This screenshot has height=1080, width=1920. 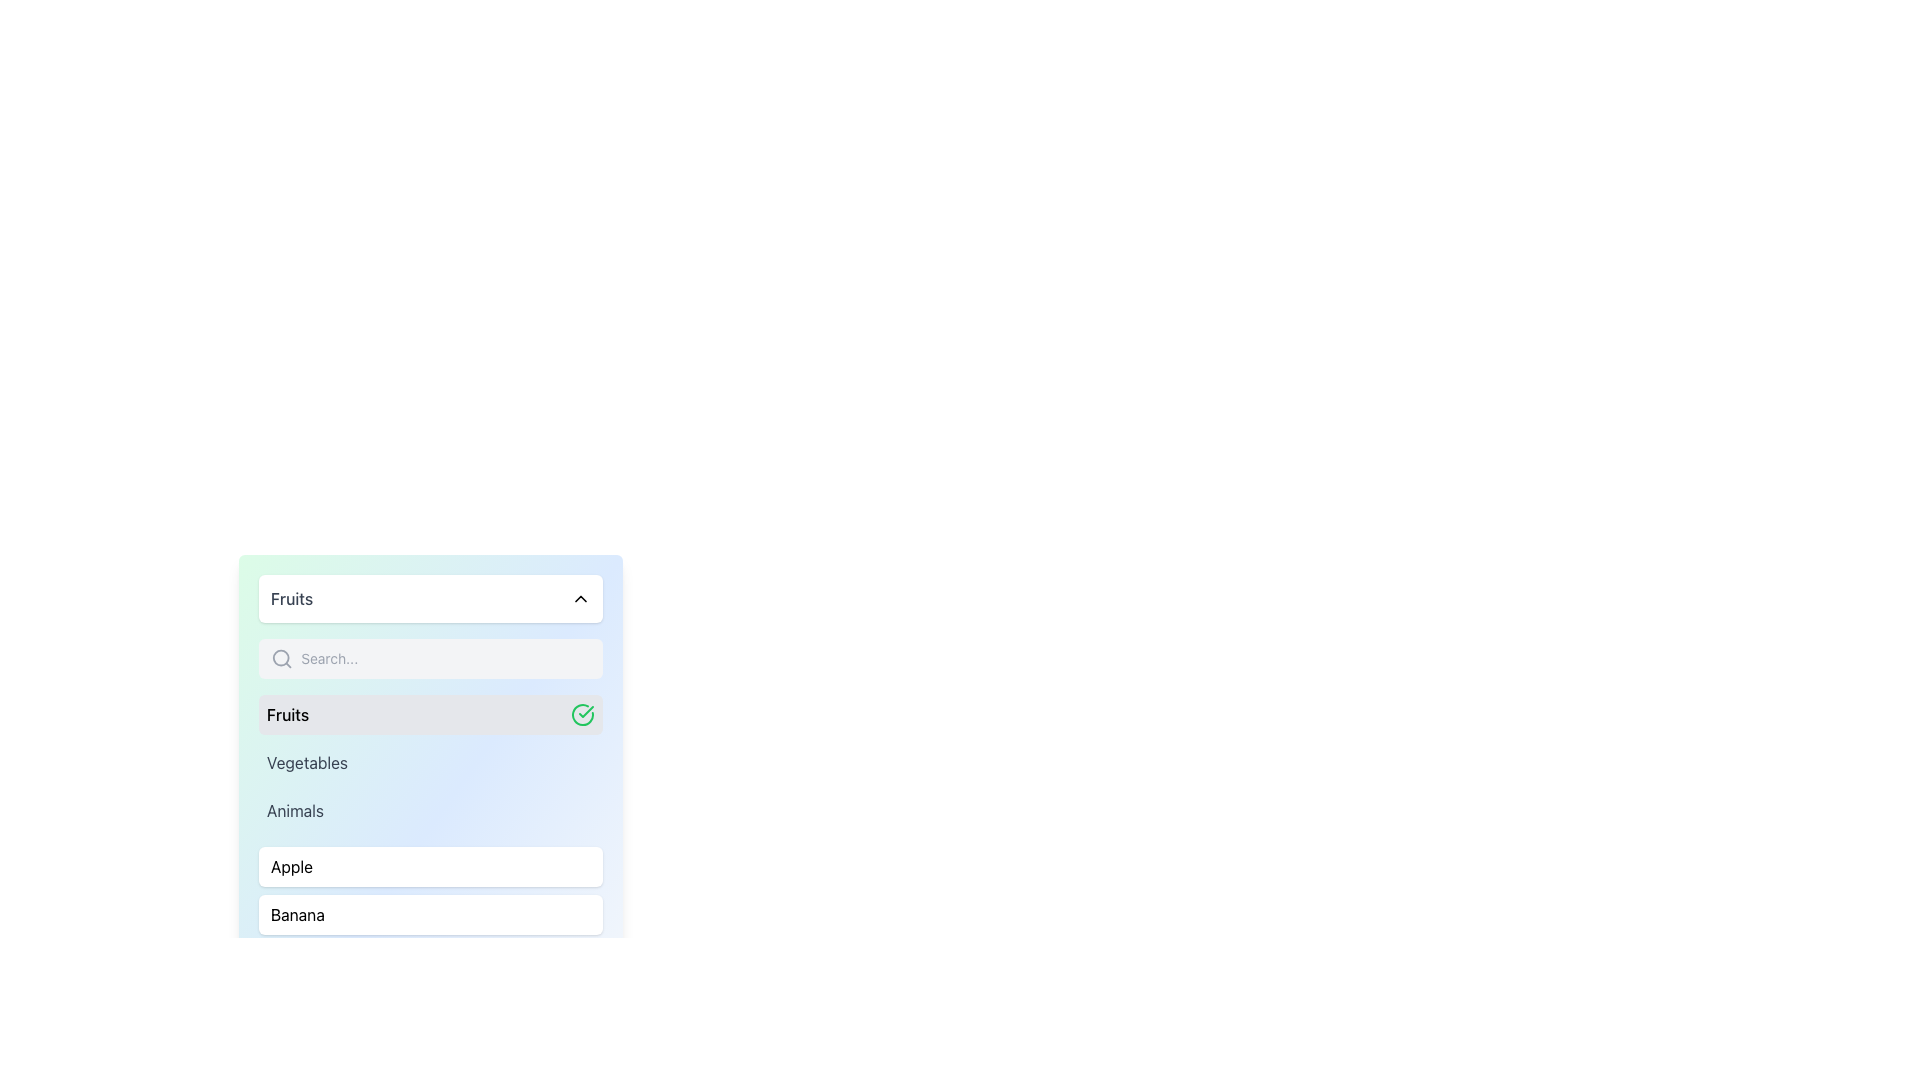 I want to click on the 'Fruits' text label in the upper portion of the dropdown menu, located in the left segment next to an icon and a decorative chevron, so click(x=291, y=597).